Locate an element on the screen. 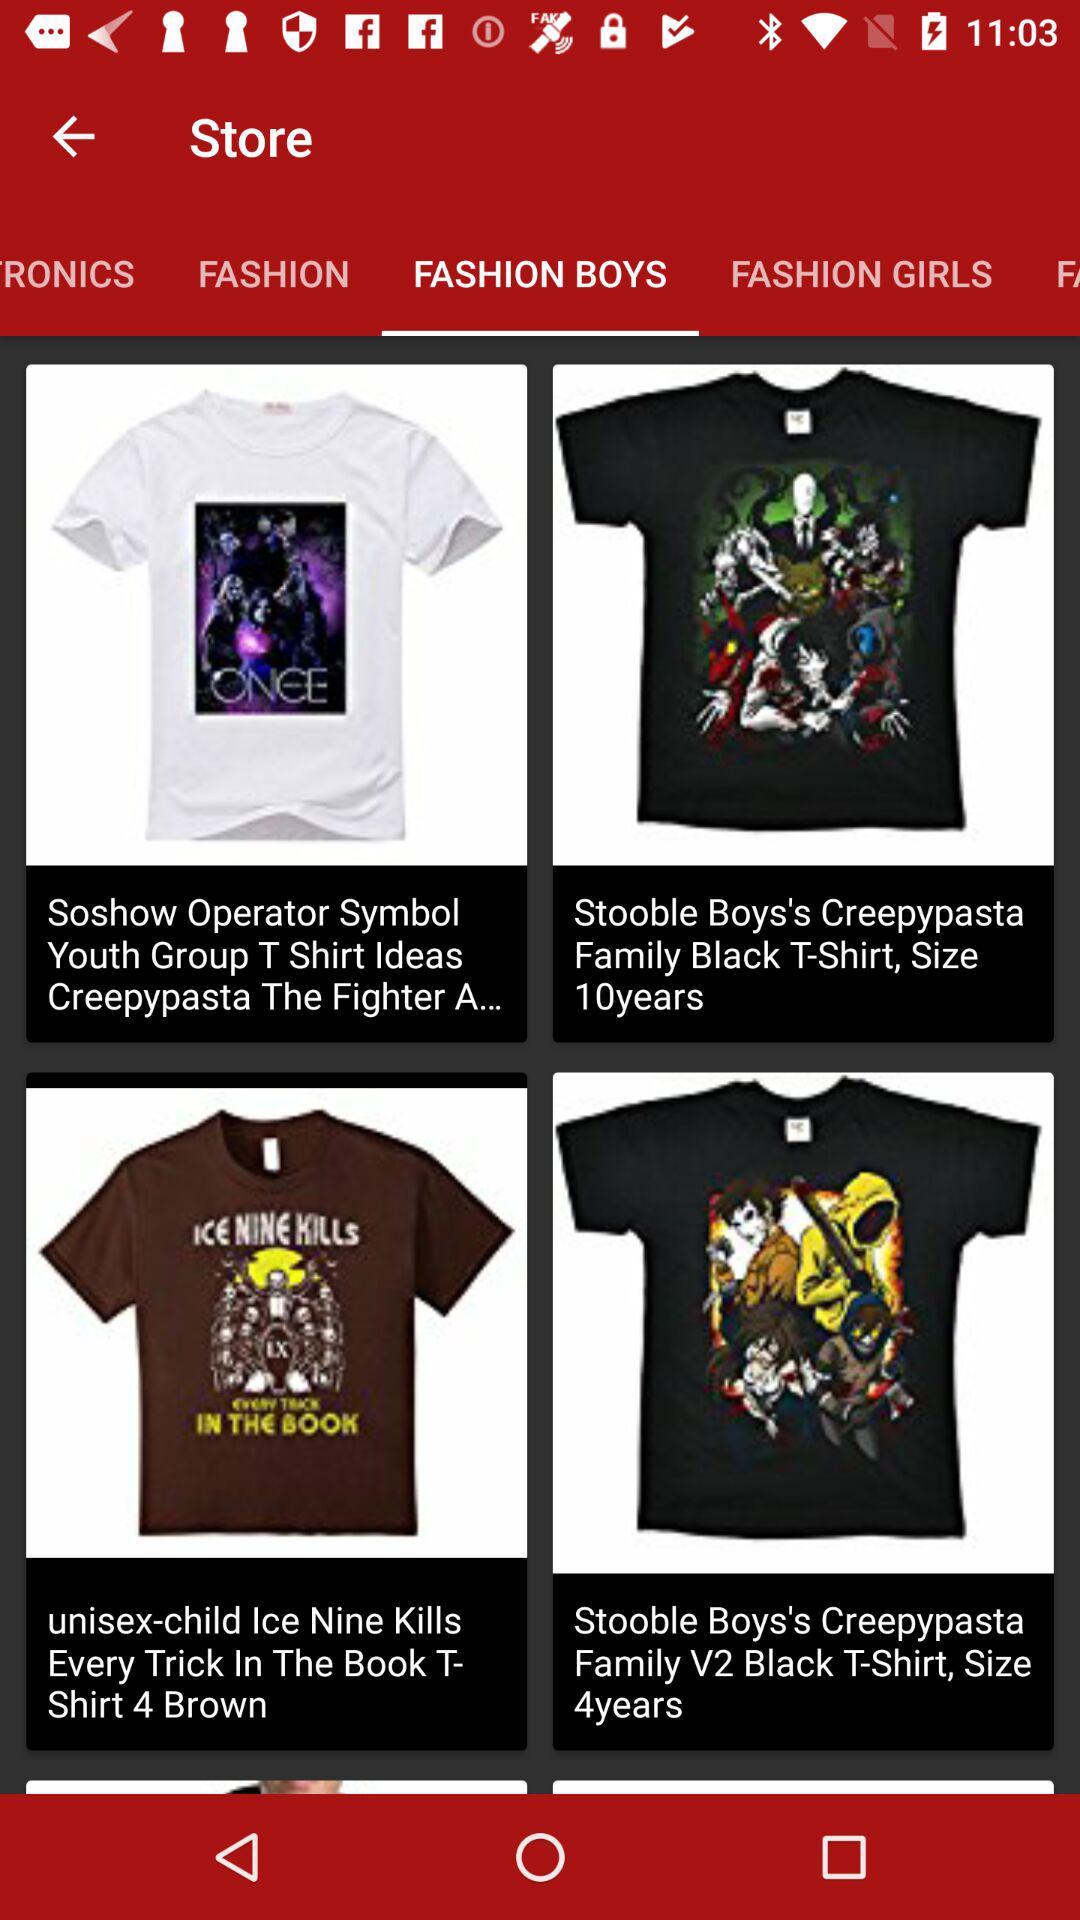 The width and height of the screenshot is (1080, 1920). item to the left of store is located at coordinates (72, 135).